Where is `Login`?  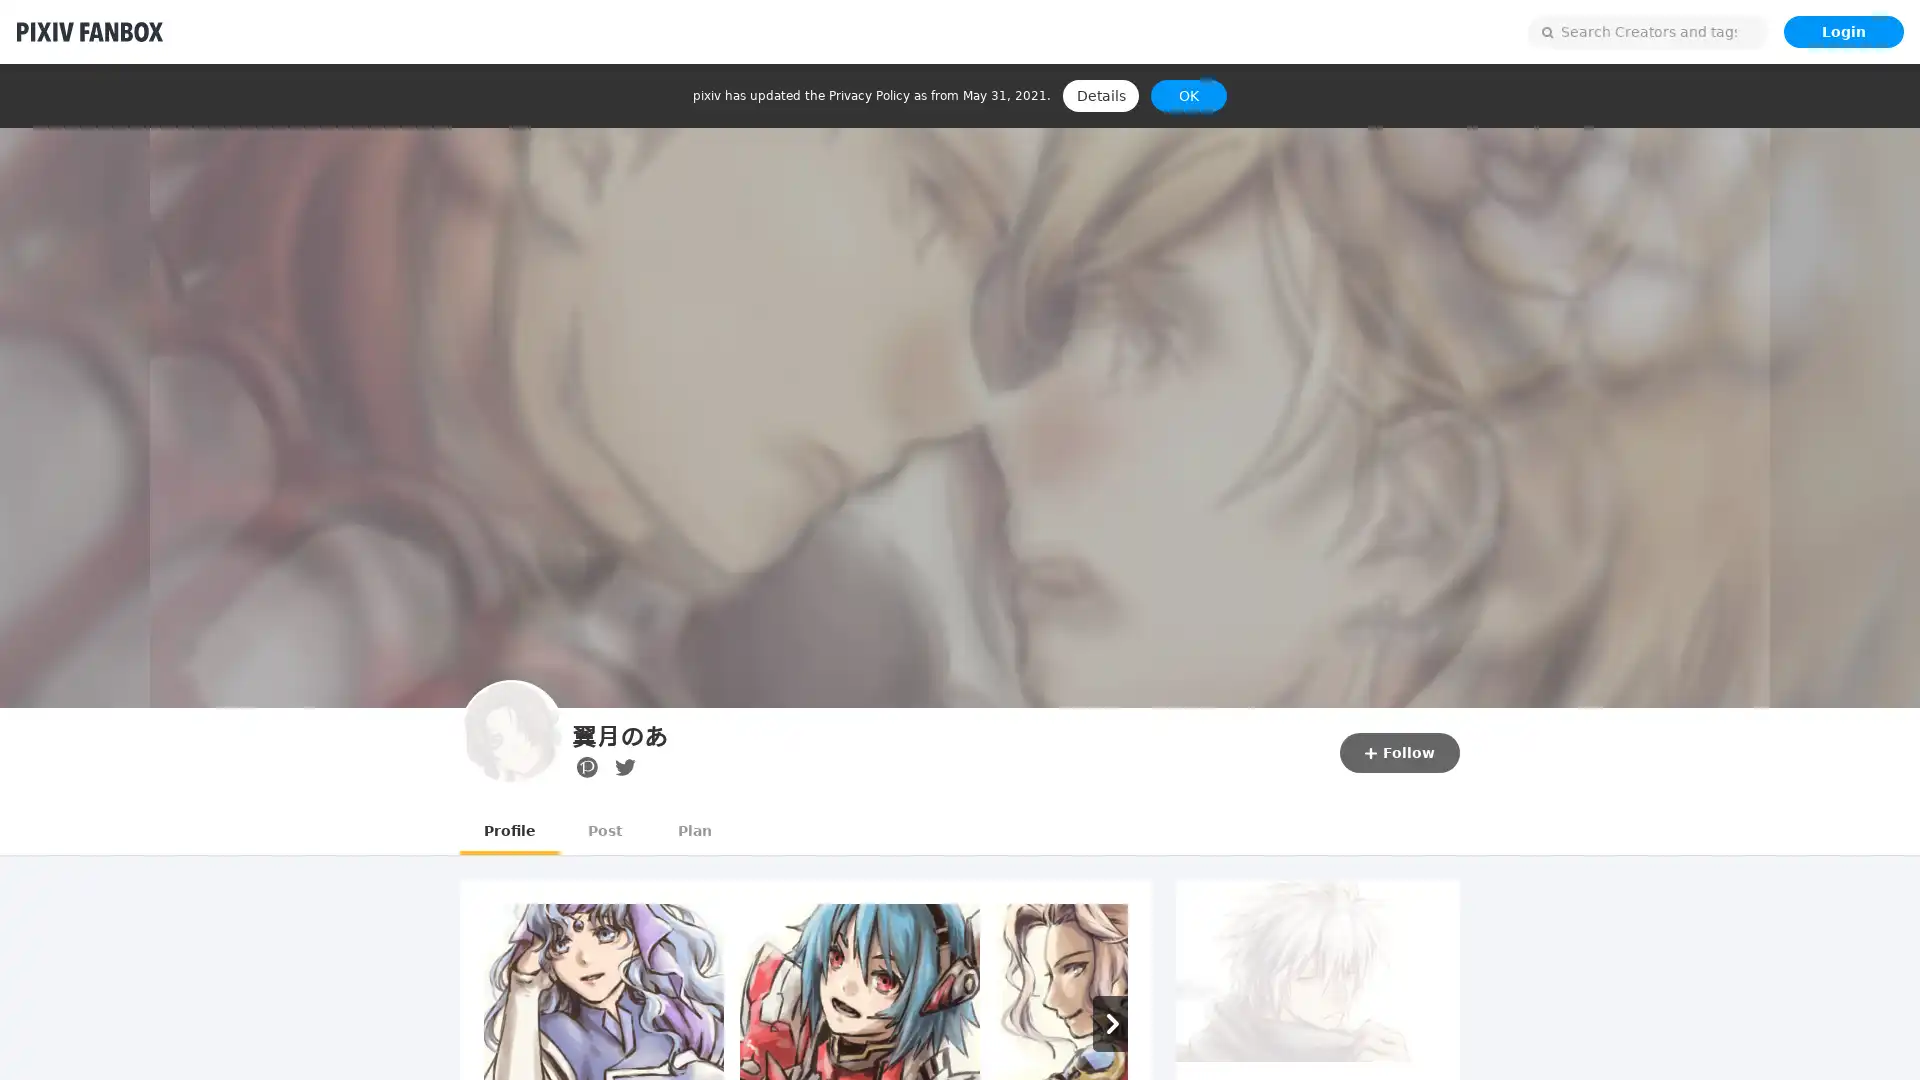 Login is located at coordinates (1842, 31).